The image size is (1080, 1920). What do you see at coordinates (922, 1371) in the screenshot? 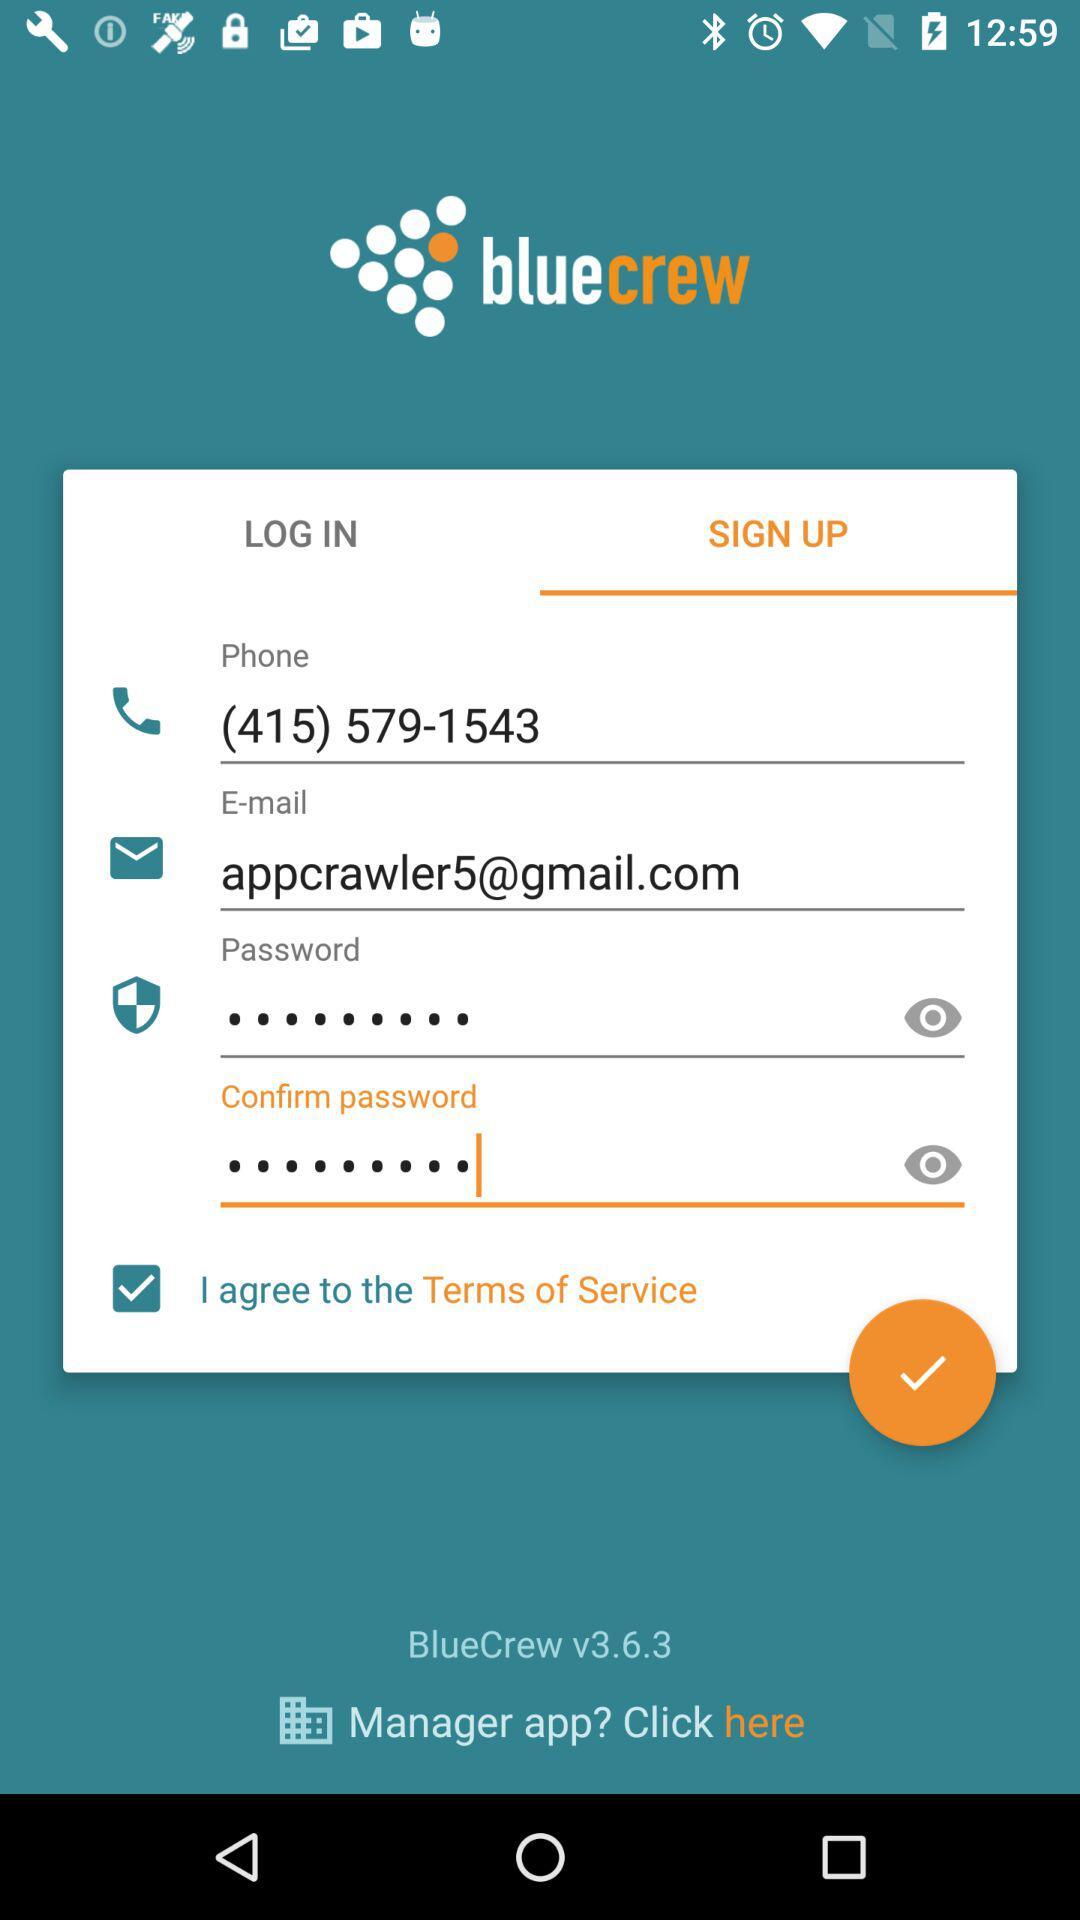
I see `confirm` at bounding box center [922, 1371].